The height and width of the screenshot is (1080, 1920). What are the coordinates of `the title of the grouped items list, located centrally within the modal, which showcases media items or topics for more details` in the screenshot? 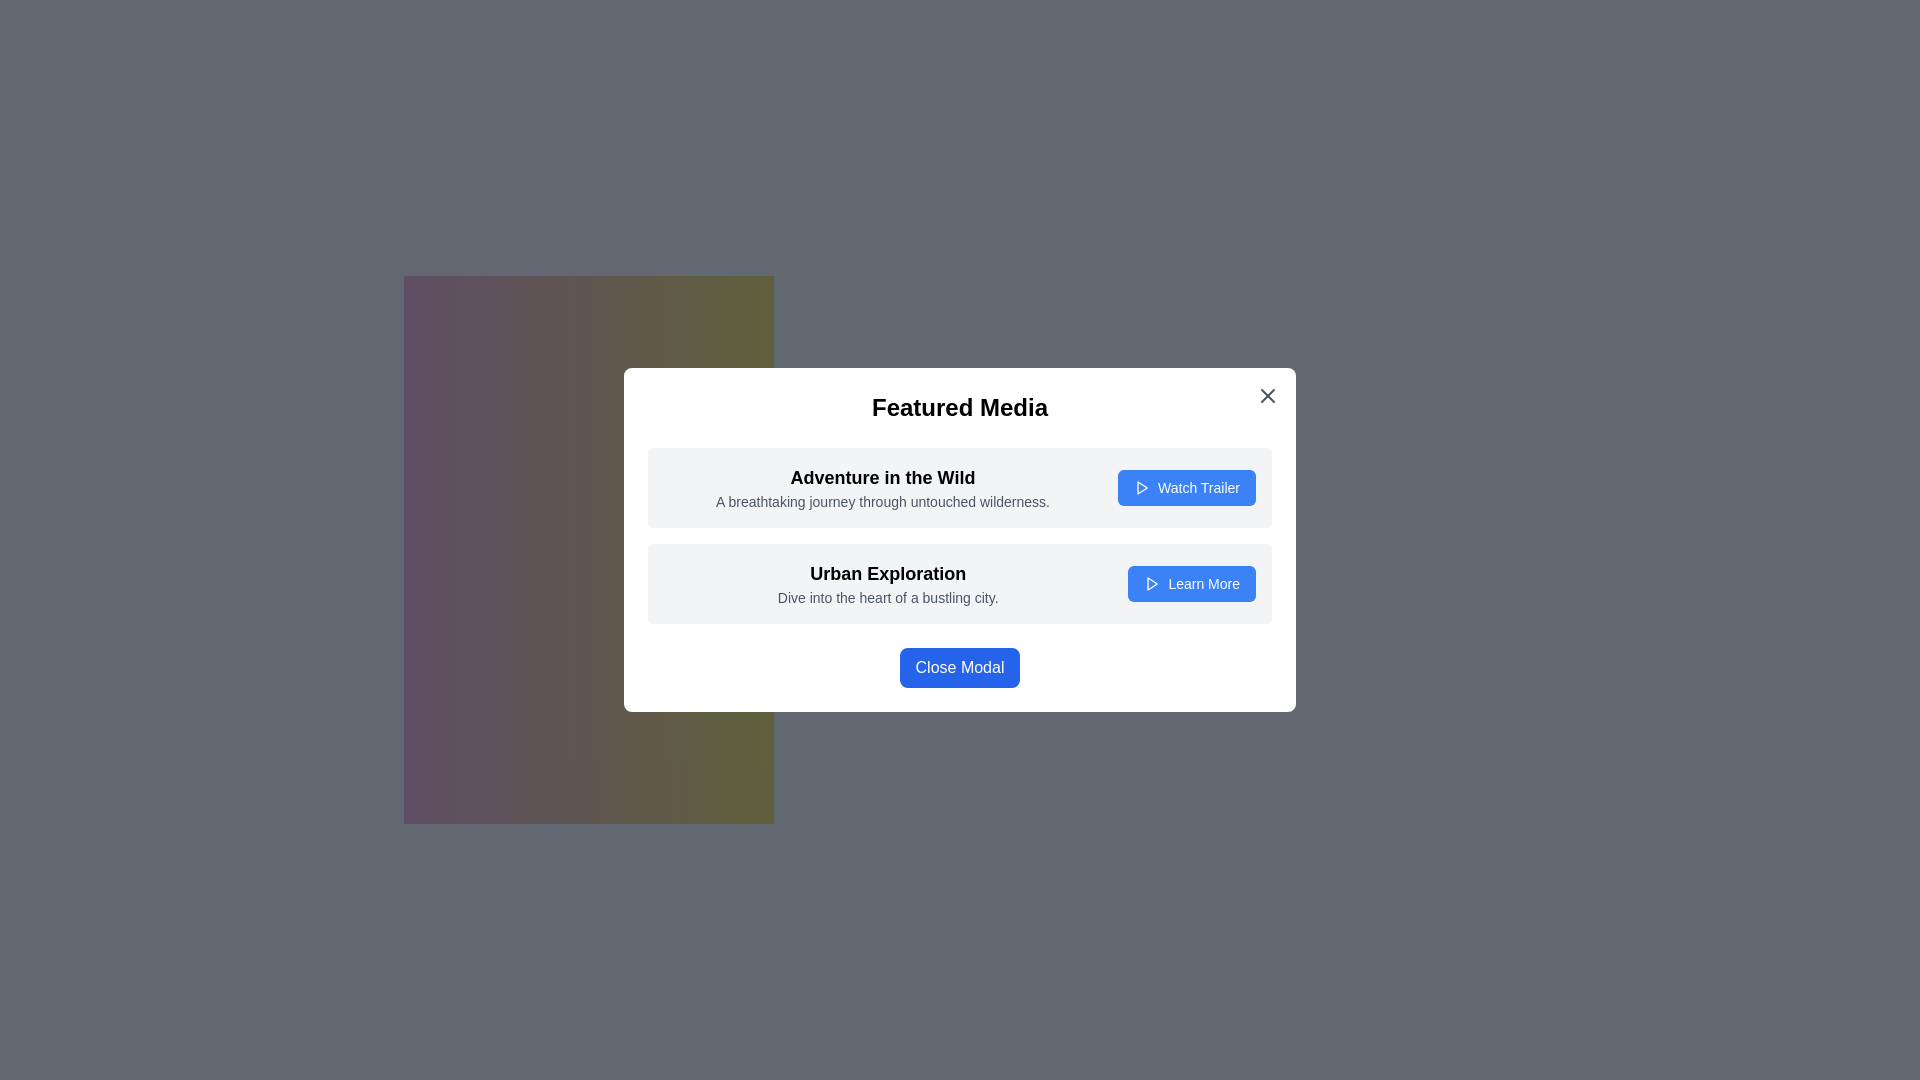 It's located at (960, 535).